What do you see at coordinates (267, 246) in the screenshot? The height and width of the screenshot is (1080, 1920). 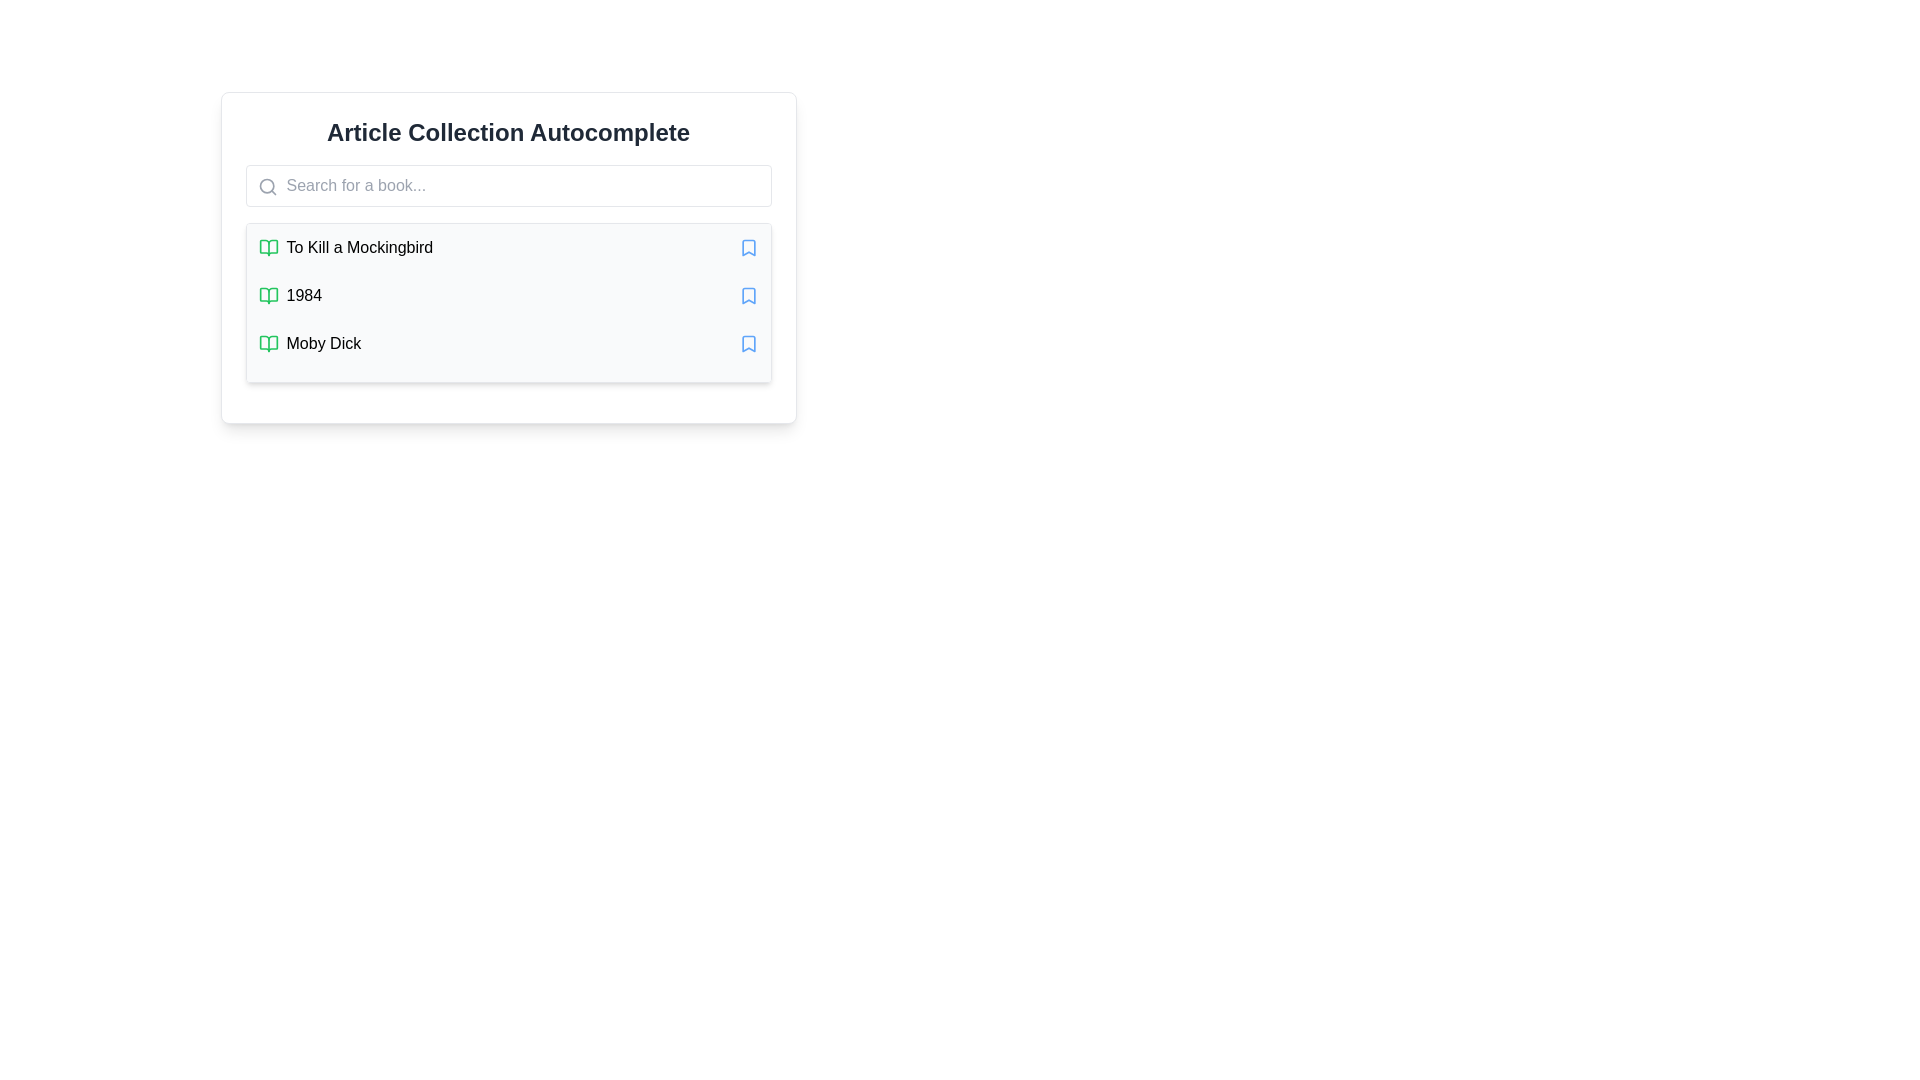 I see `the open book icon, which is the second element in the list before the item labeled '1984'` at bounding box center [267, 246].